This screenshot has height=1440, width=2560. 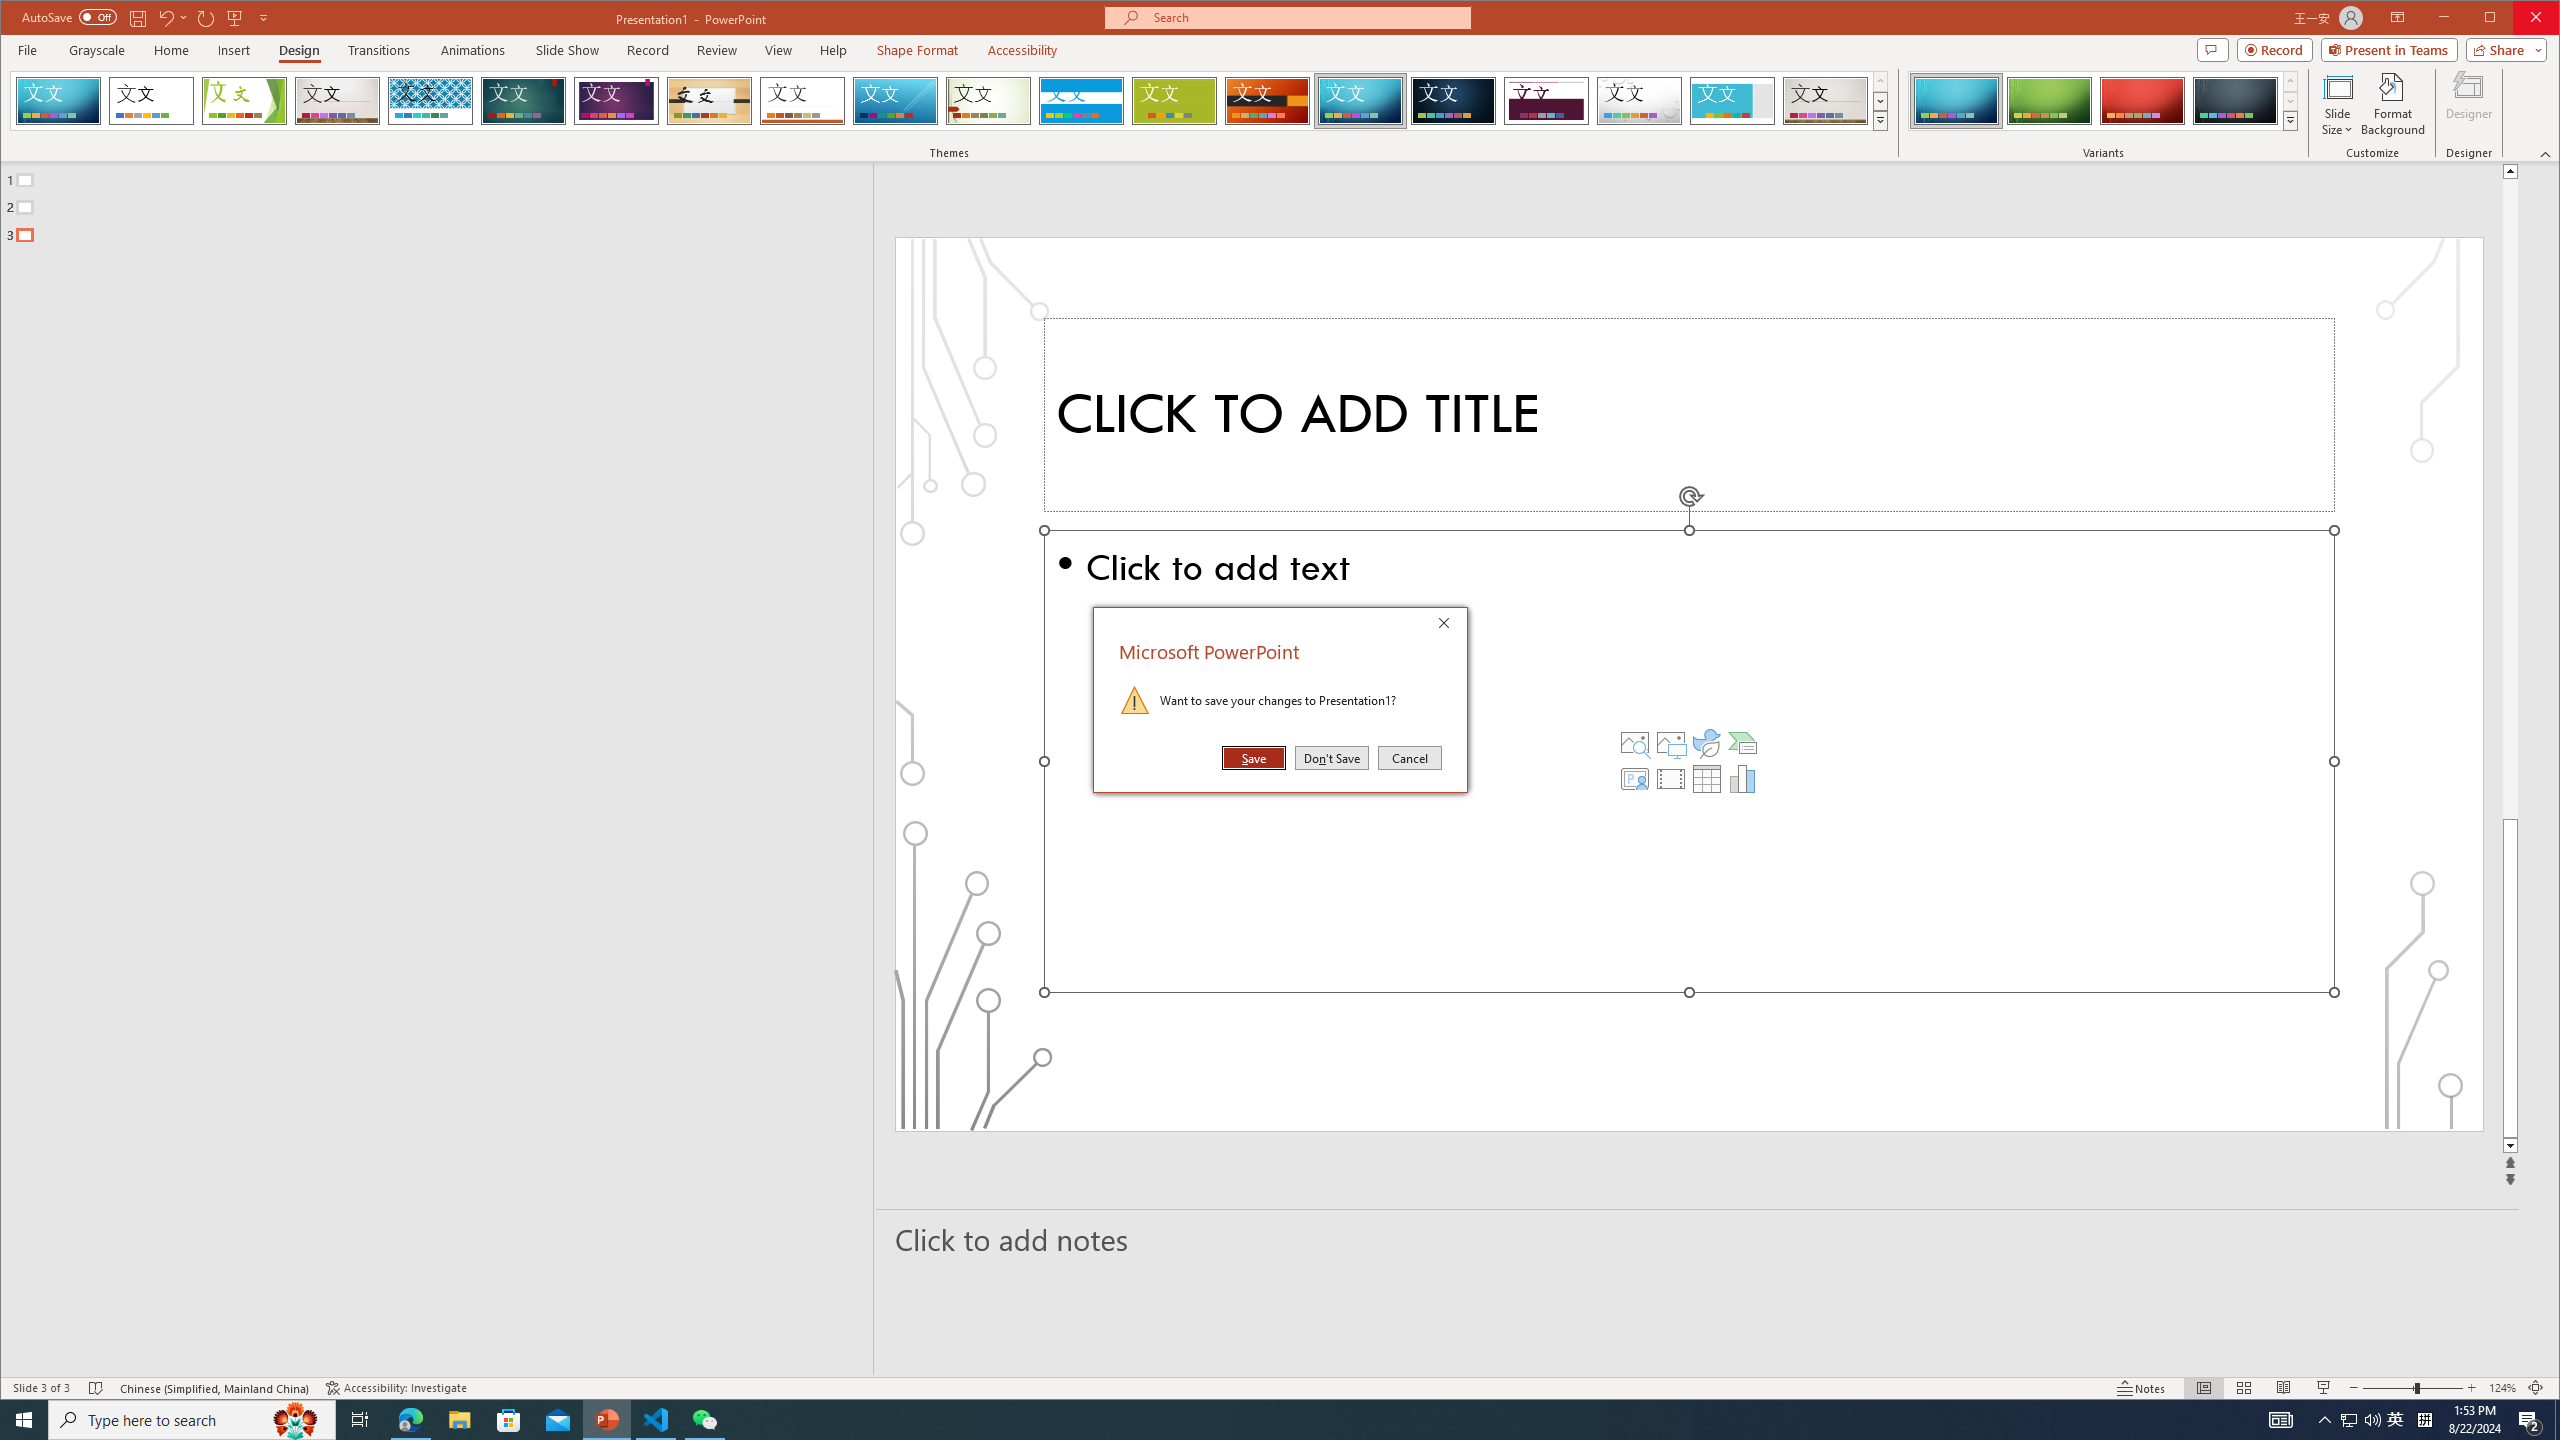 What do you see at coordinates (1825, 100) in the screenshot?
I see `'Gallery'` at bounding box center [1825, 100].